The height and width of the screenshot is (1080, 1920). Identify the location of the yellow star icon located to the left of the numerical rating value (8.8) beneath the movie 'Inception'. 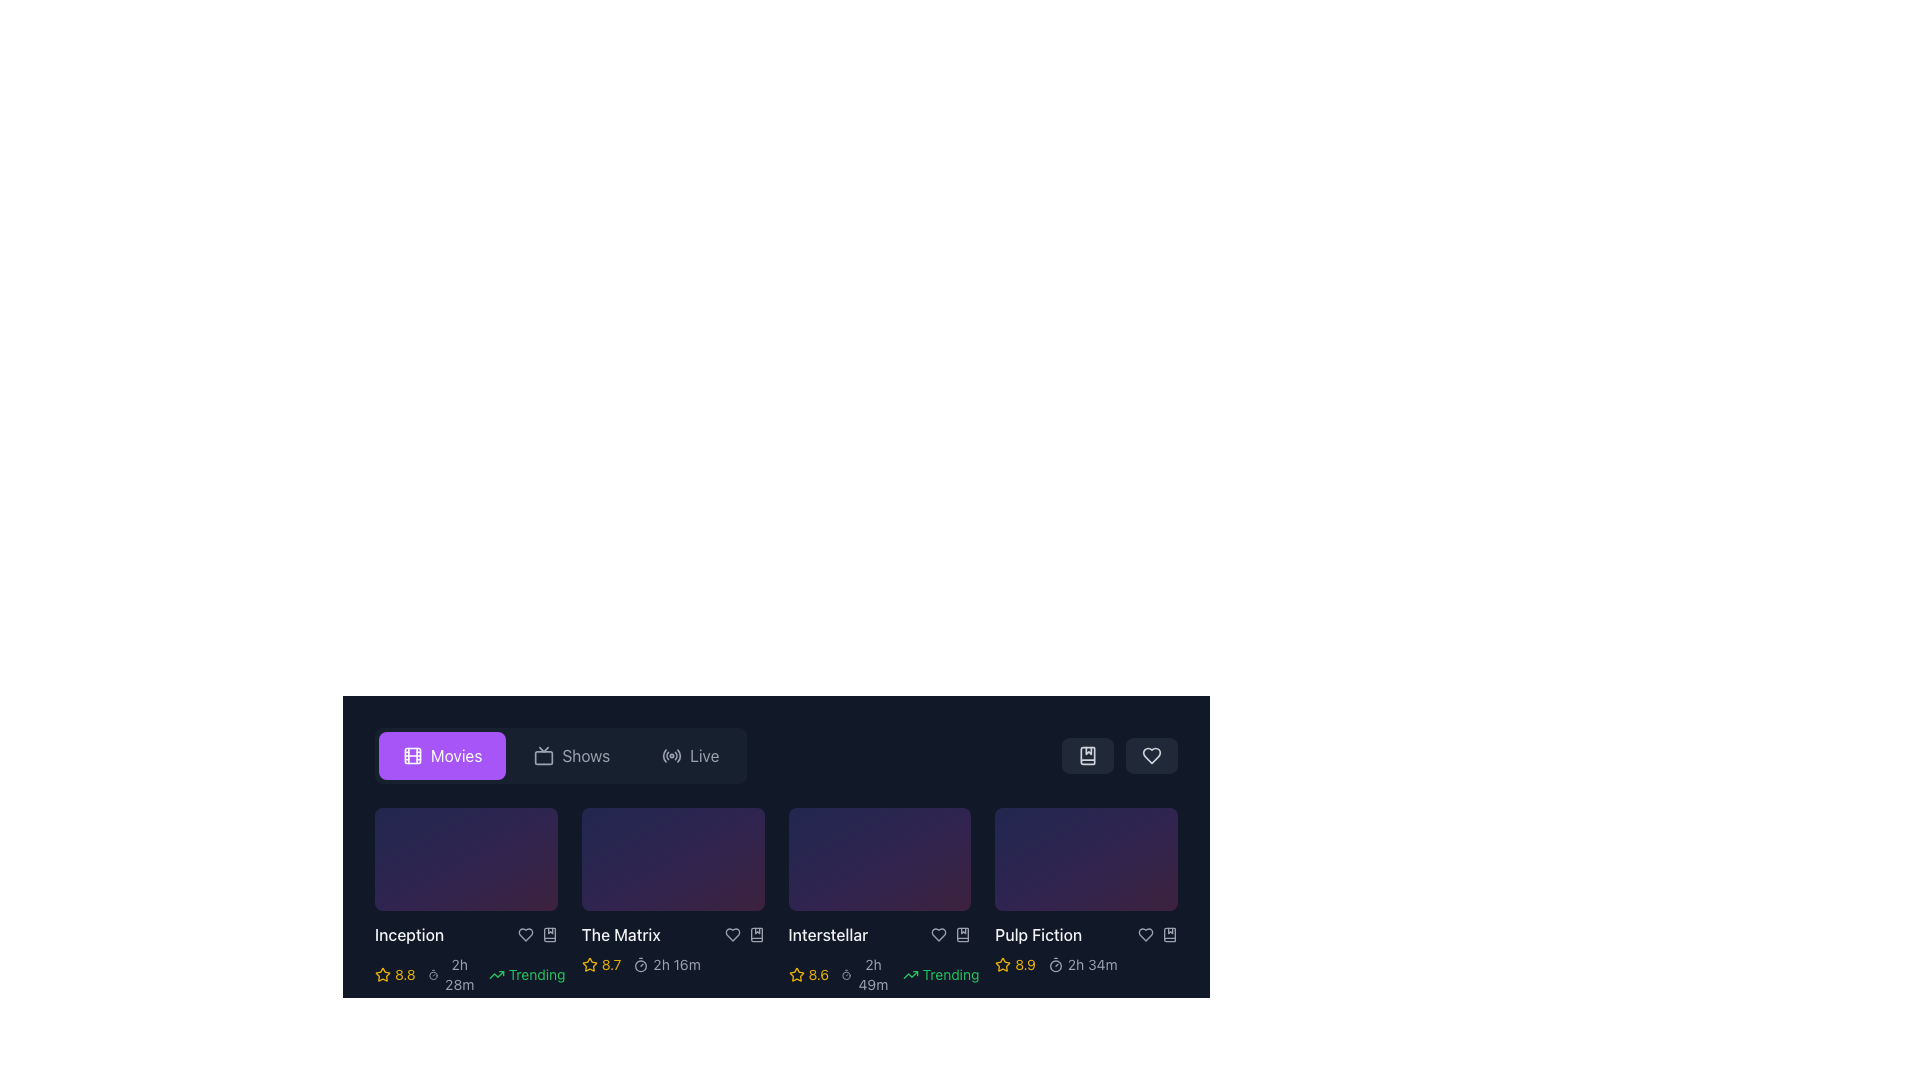
(383, 973).